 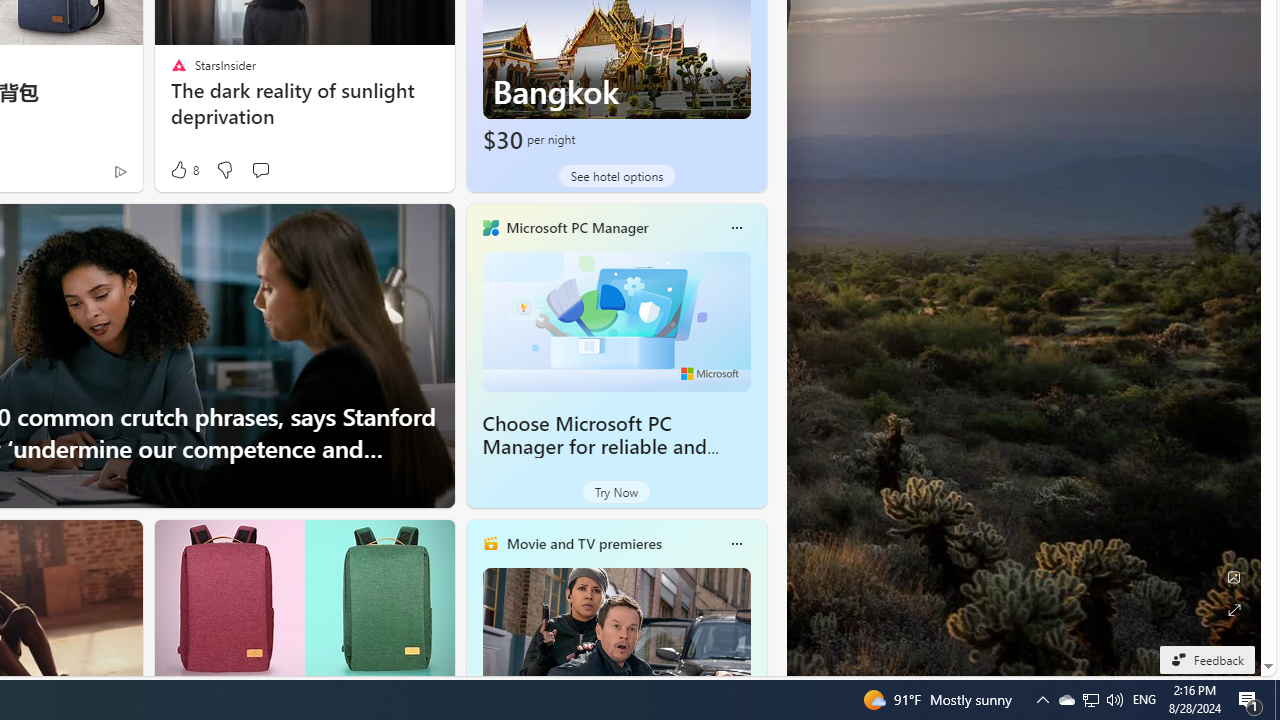 What do you see at coordinates (615, 492) in the screenshot?
I see `'Try Now'` at bounding box center [615, 492].